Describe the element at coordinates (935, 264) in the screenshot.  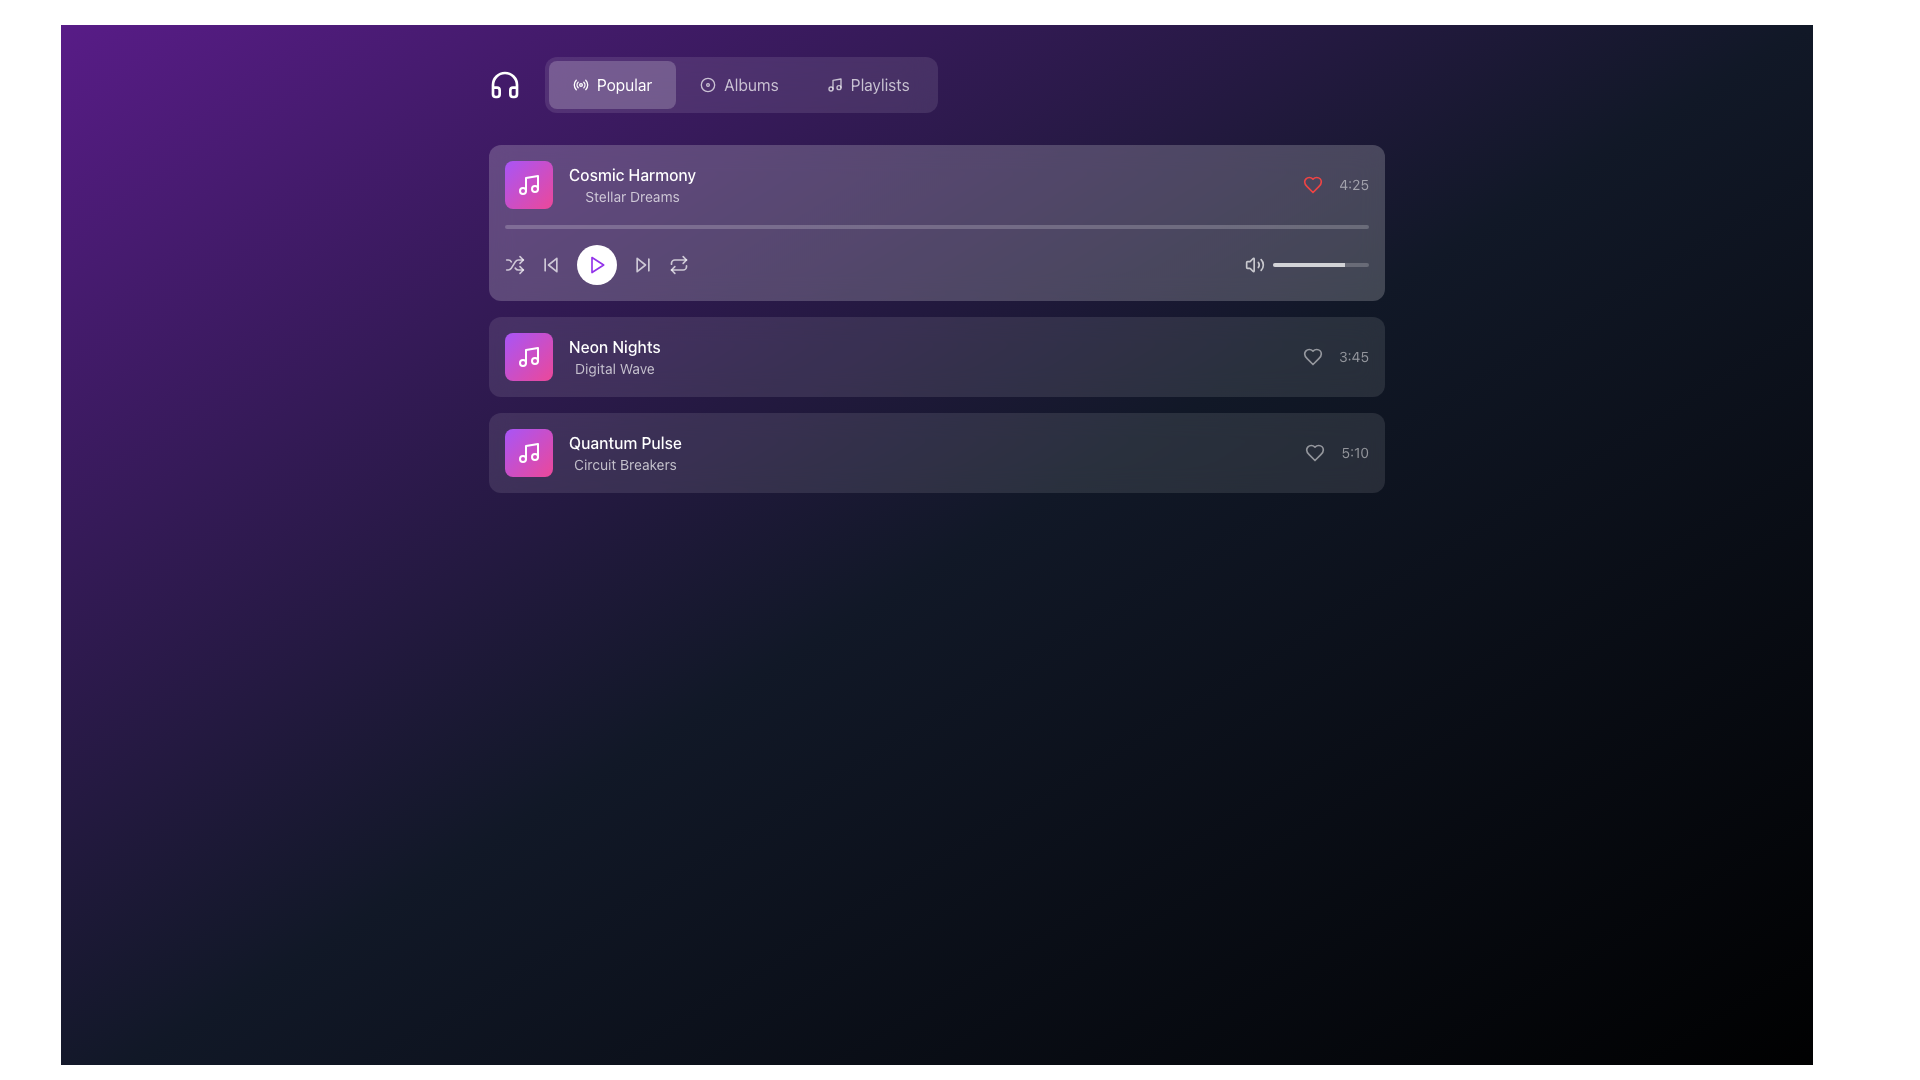
I see `the volume adjustment area of the Interactive player control bar located below the 'Cosmic Harmony' row` at that location.